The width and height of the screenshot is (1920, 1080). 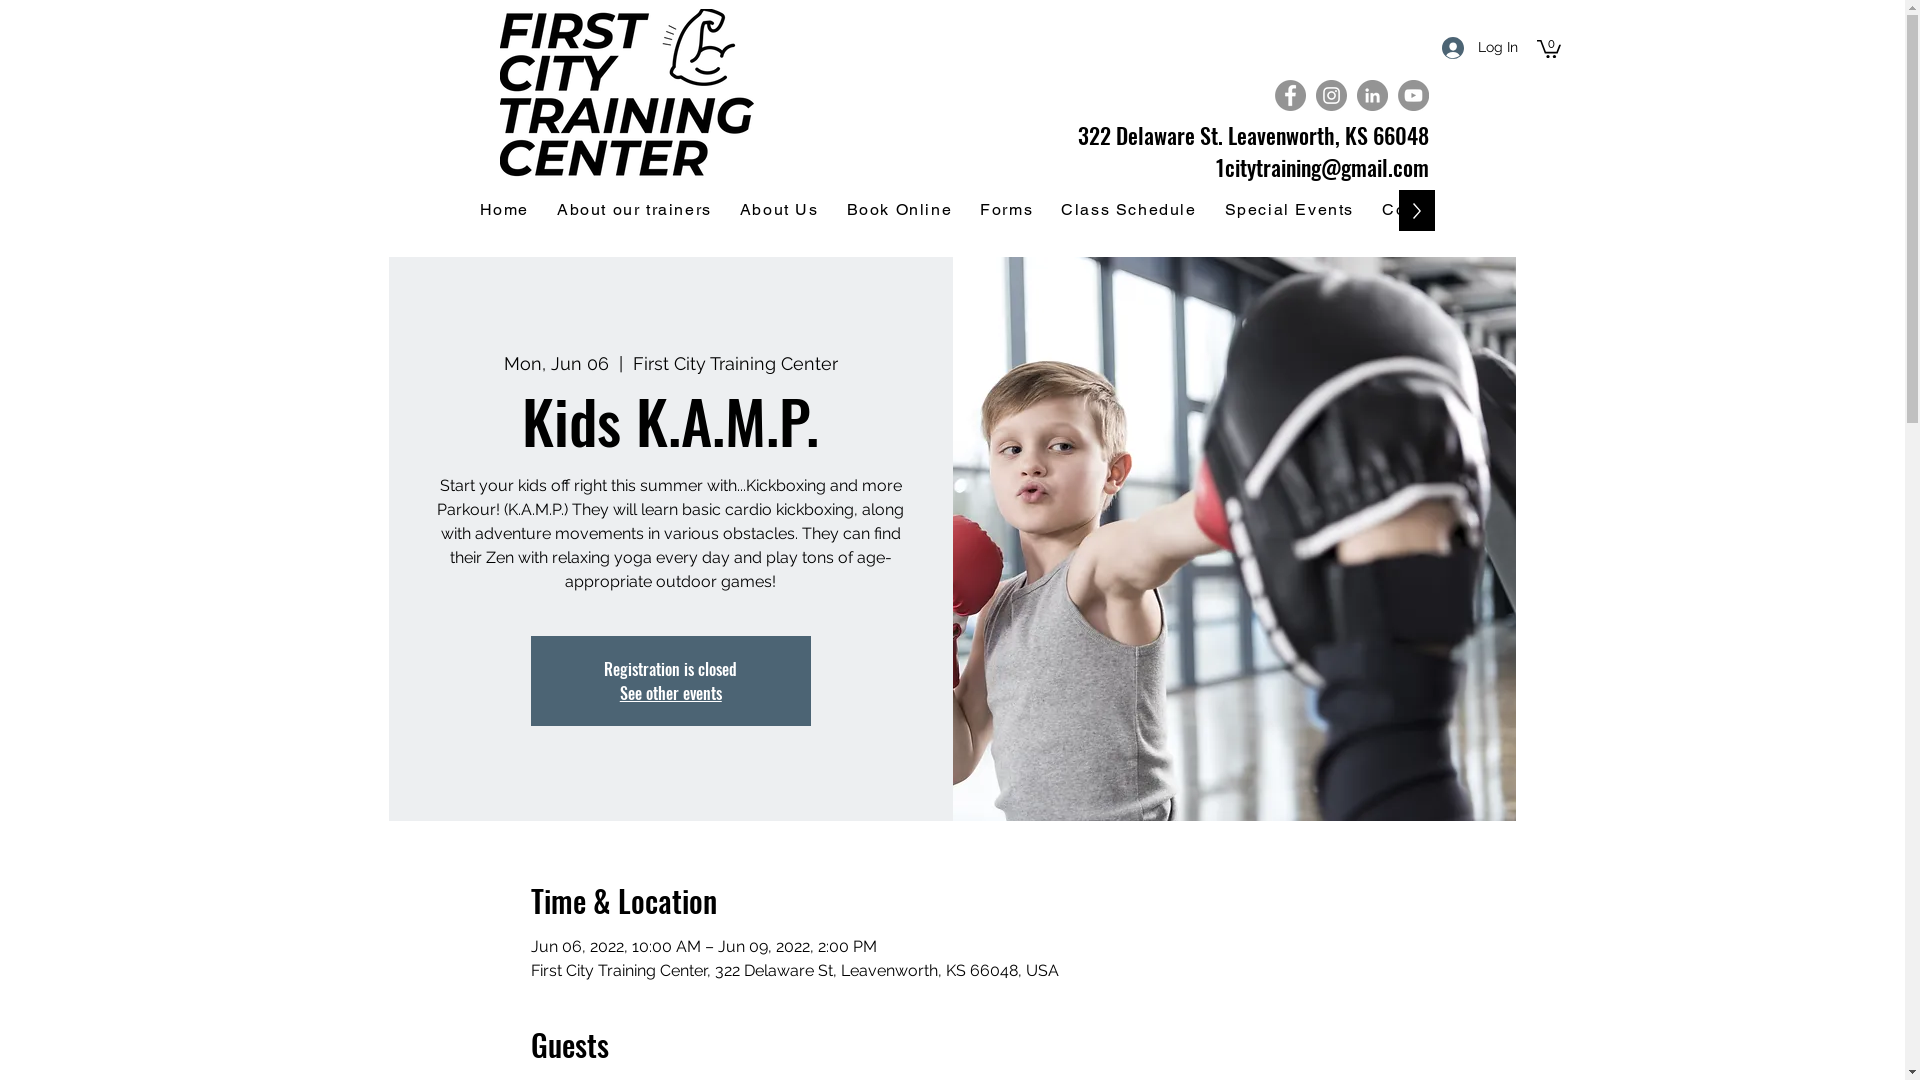 I want to click on 'About our trainers', so click(x=633, y=210).